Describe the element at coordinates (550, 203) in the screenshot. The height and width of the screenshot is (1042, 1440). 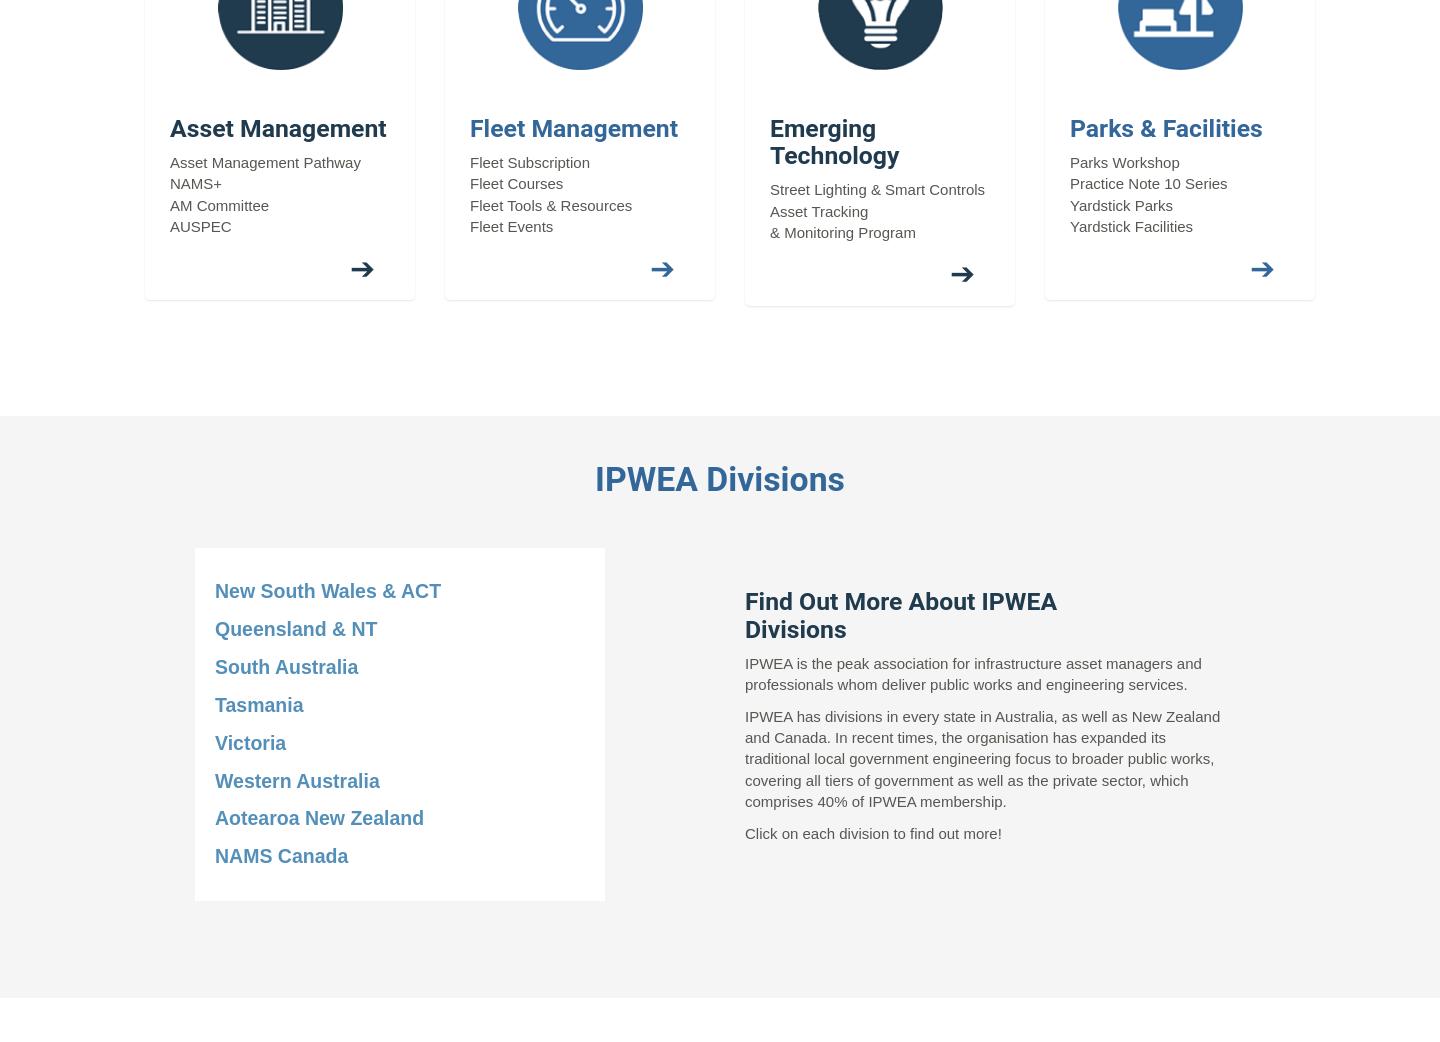
I see `'Fleet Tools & Resources'` at that location.